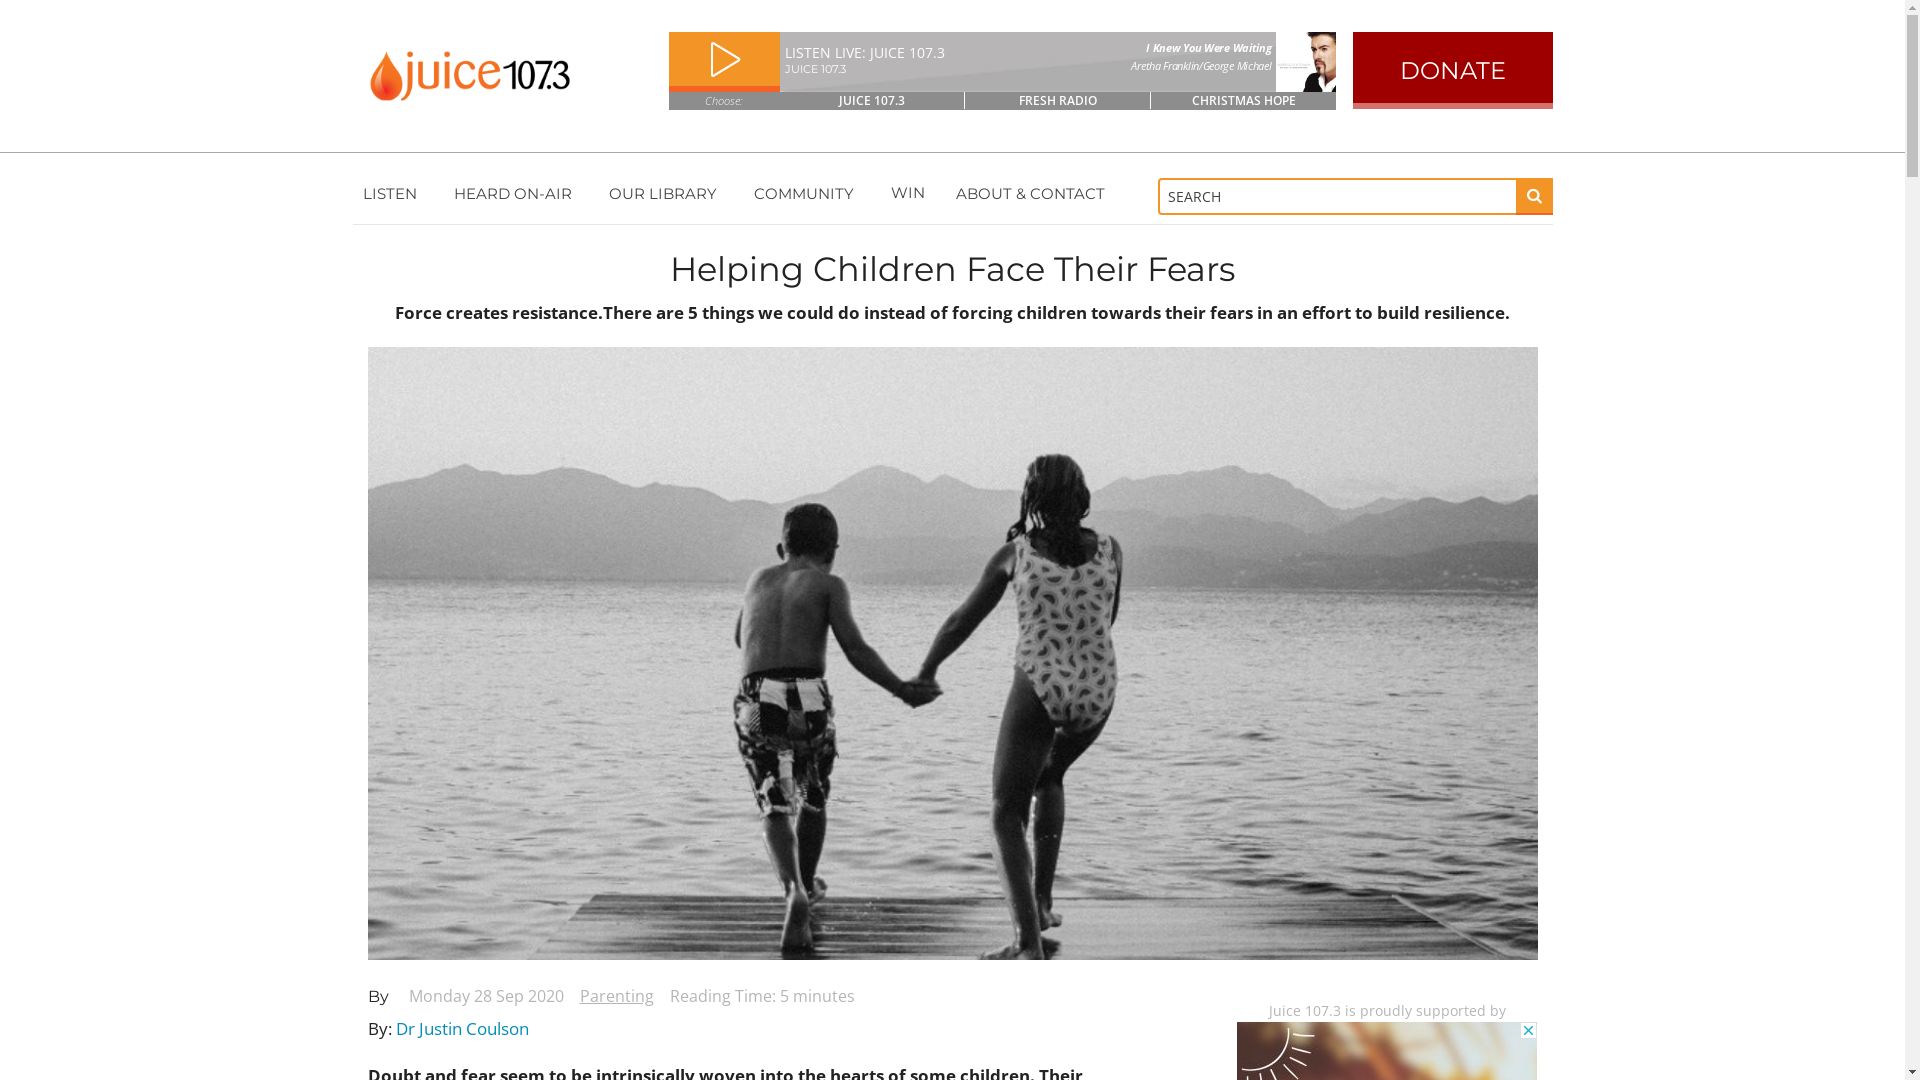 This screenshot has width=1920, height=1080. Describe the element at coordinates (666, 192) in the screenshot. I see `'OUR LIBRARY'` at that location.